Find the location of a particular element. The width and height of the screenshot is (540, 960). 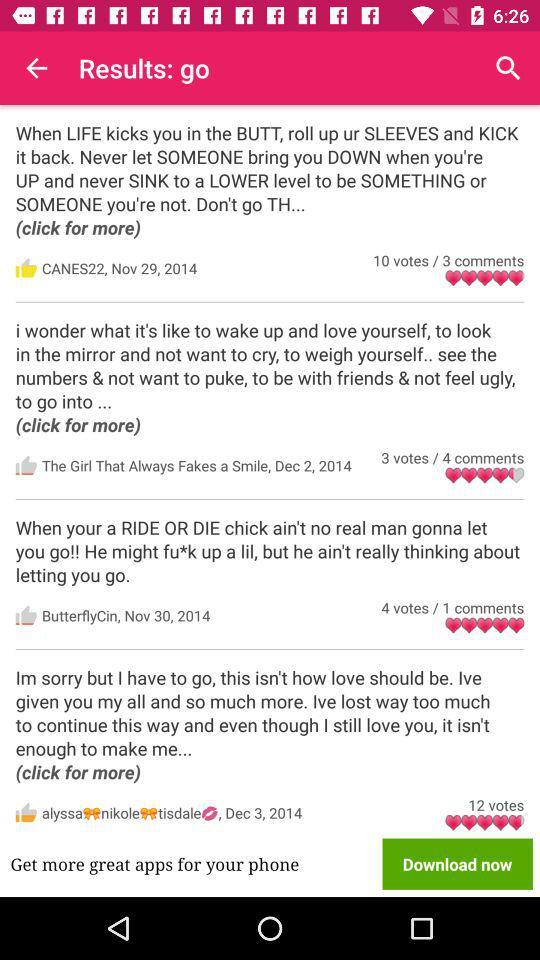

download now is located at coordinates (457, 863).